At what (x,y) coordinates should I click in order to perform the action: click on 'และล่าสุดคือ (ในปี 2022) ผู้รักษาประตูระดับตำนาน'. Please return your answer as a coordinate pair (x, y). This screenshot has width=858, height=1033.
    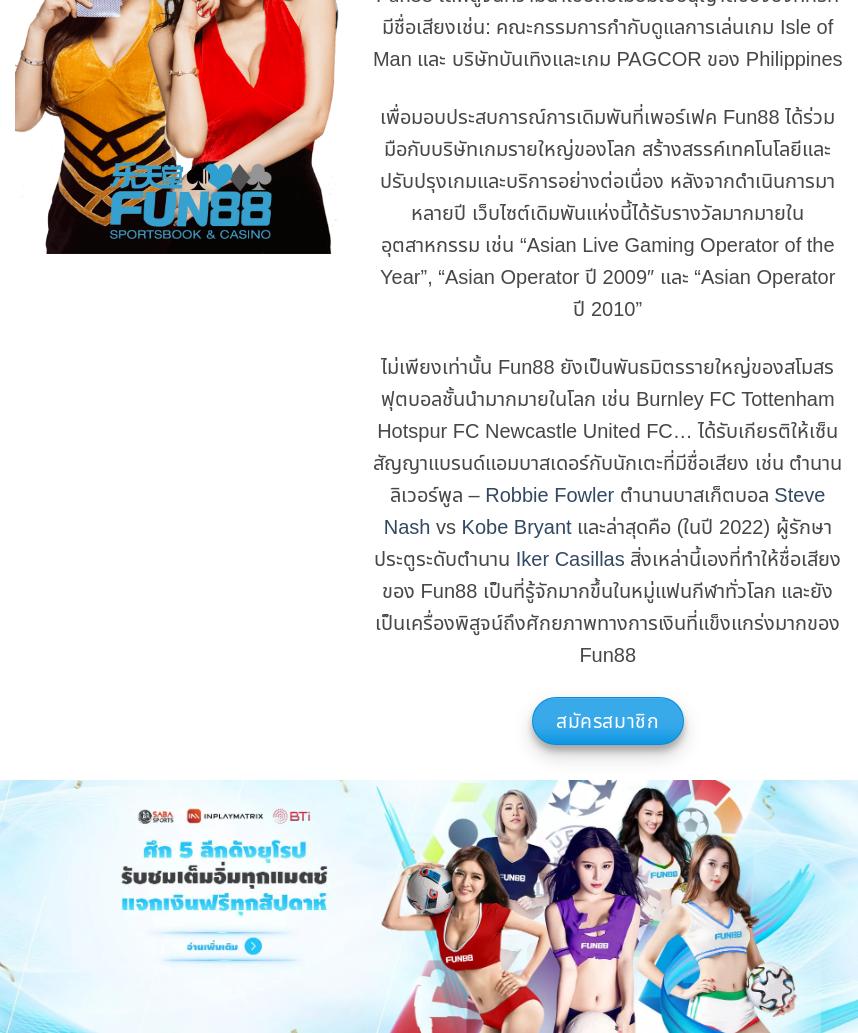
    Looking at the image, I should click on (602, 541).